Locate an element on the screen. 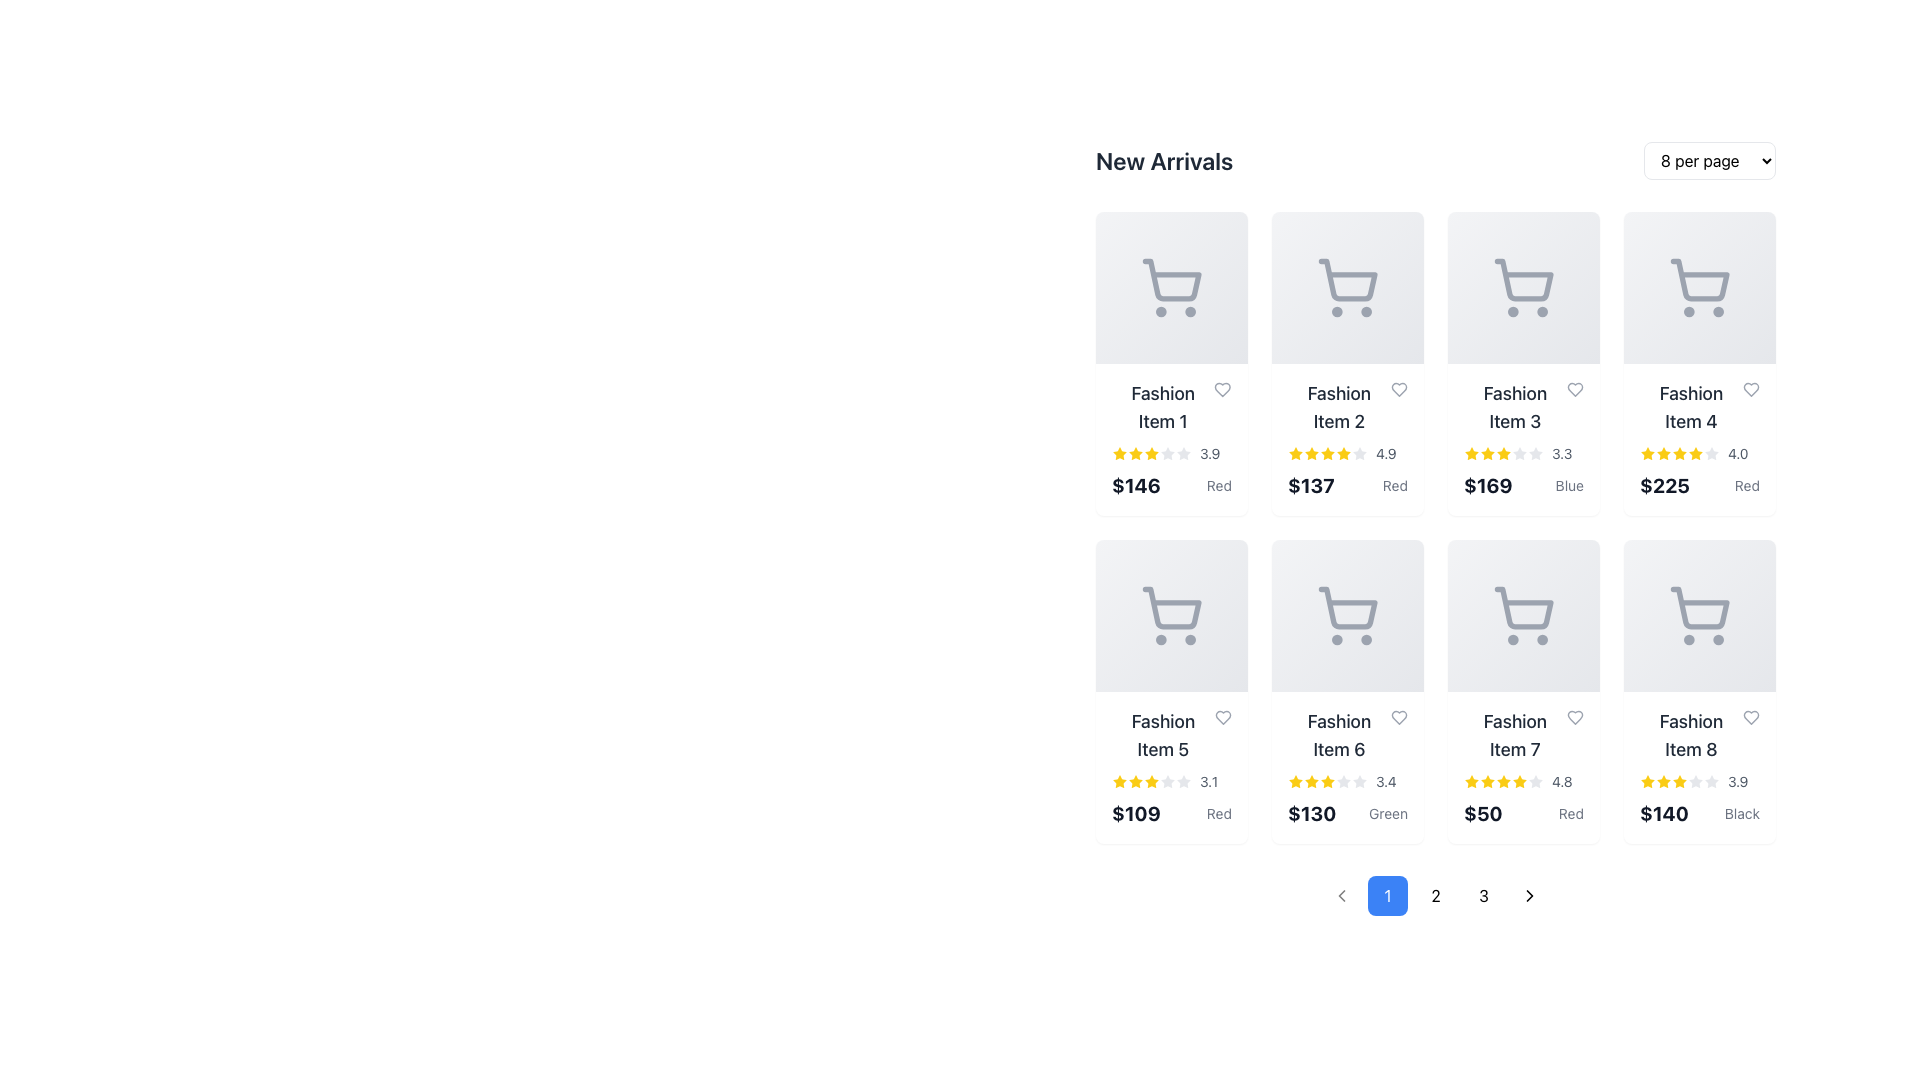 Image resolution: width=1920 pixels, height=1080 pixels. the heart-shaped icon is located at coordinates (1574, 389).